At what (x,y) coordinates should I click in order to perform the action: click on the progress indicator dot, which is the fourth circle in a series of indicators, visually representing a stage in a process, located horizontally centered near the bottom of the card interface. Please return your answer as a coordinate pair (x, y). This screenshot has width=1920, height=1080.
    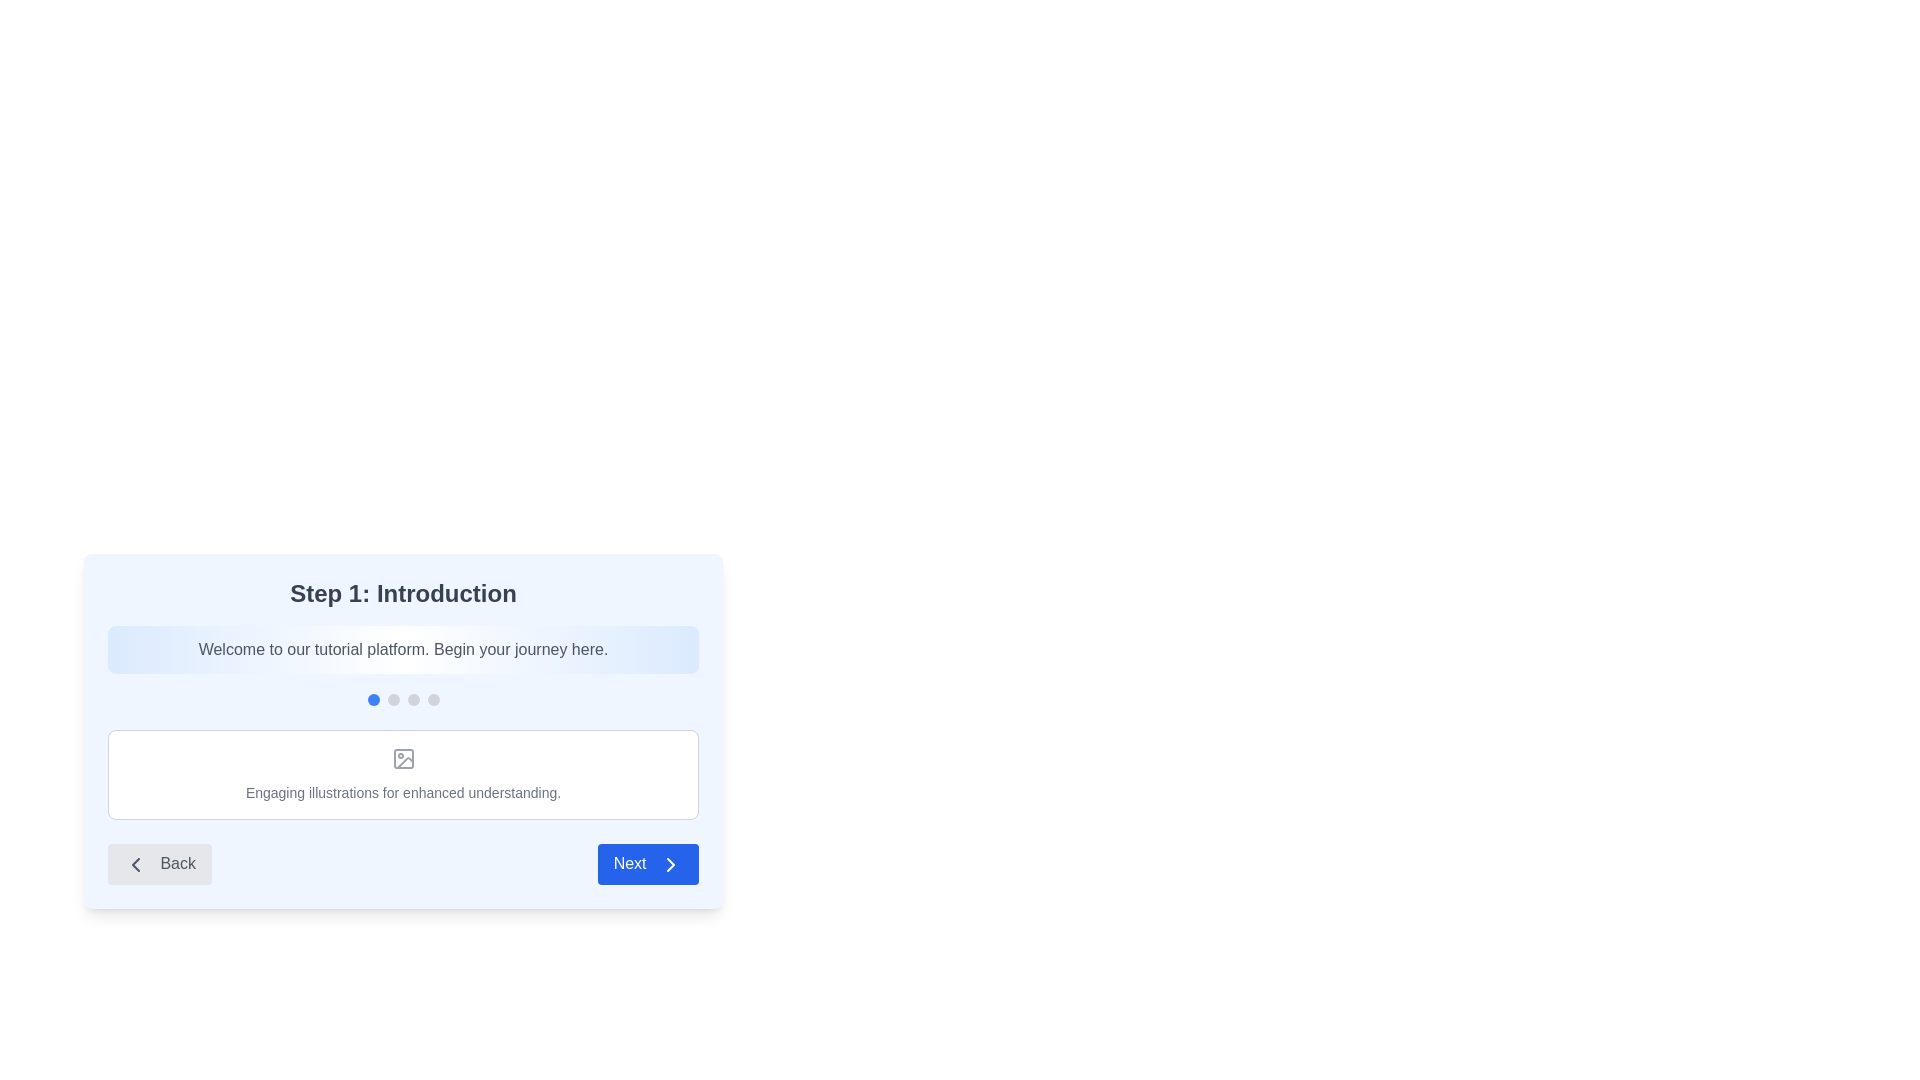
    Looking at the image, I should click on (432, 698).